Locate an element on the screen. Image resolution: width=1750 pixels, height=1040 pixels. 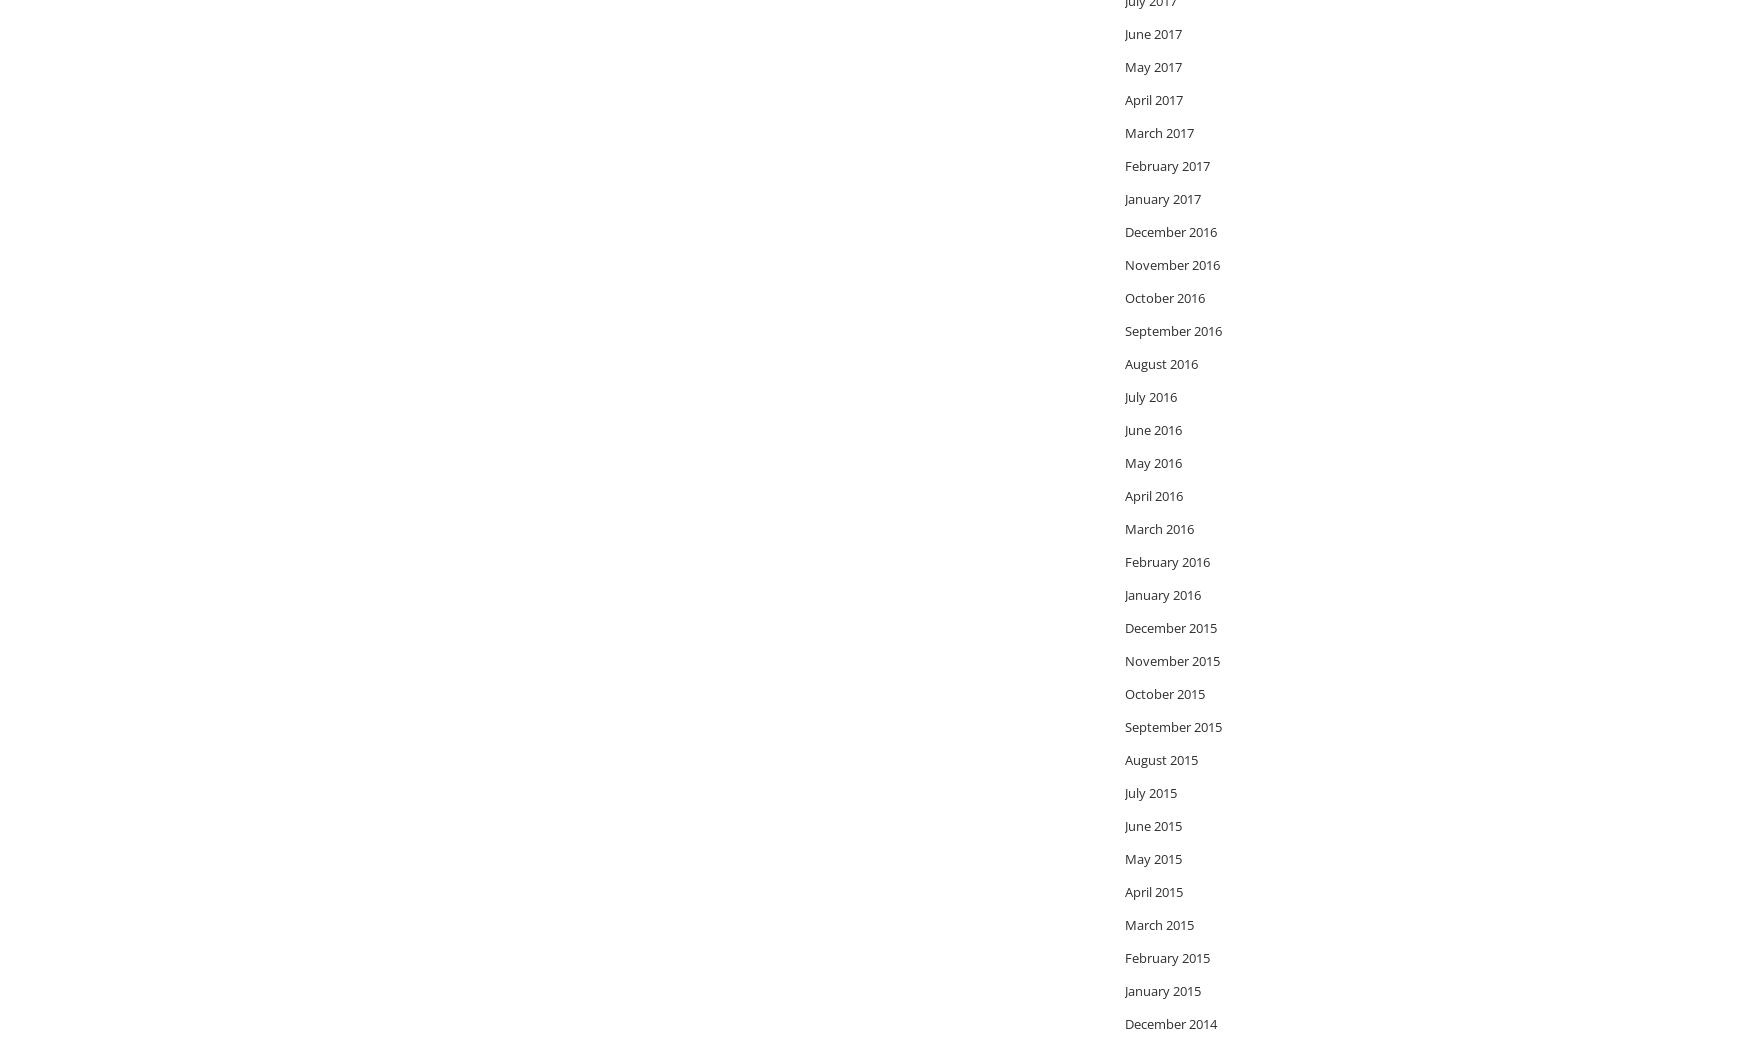
'April 2016' is located at coordinates (1125, 495).